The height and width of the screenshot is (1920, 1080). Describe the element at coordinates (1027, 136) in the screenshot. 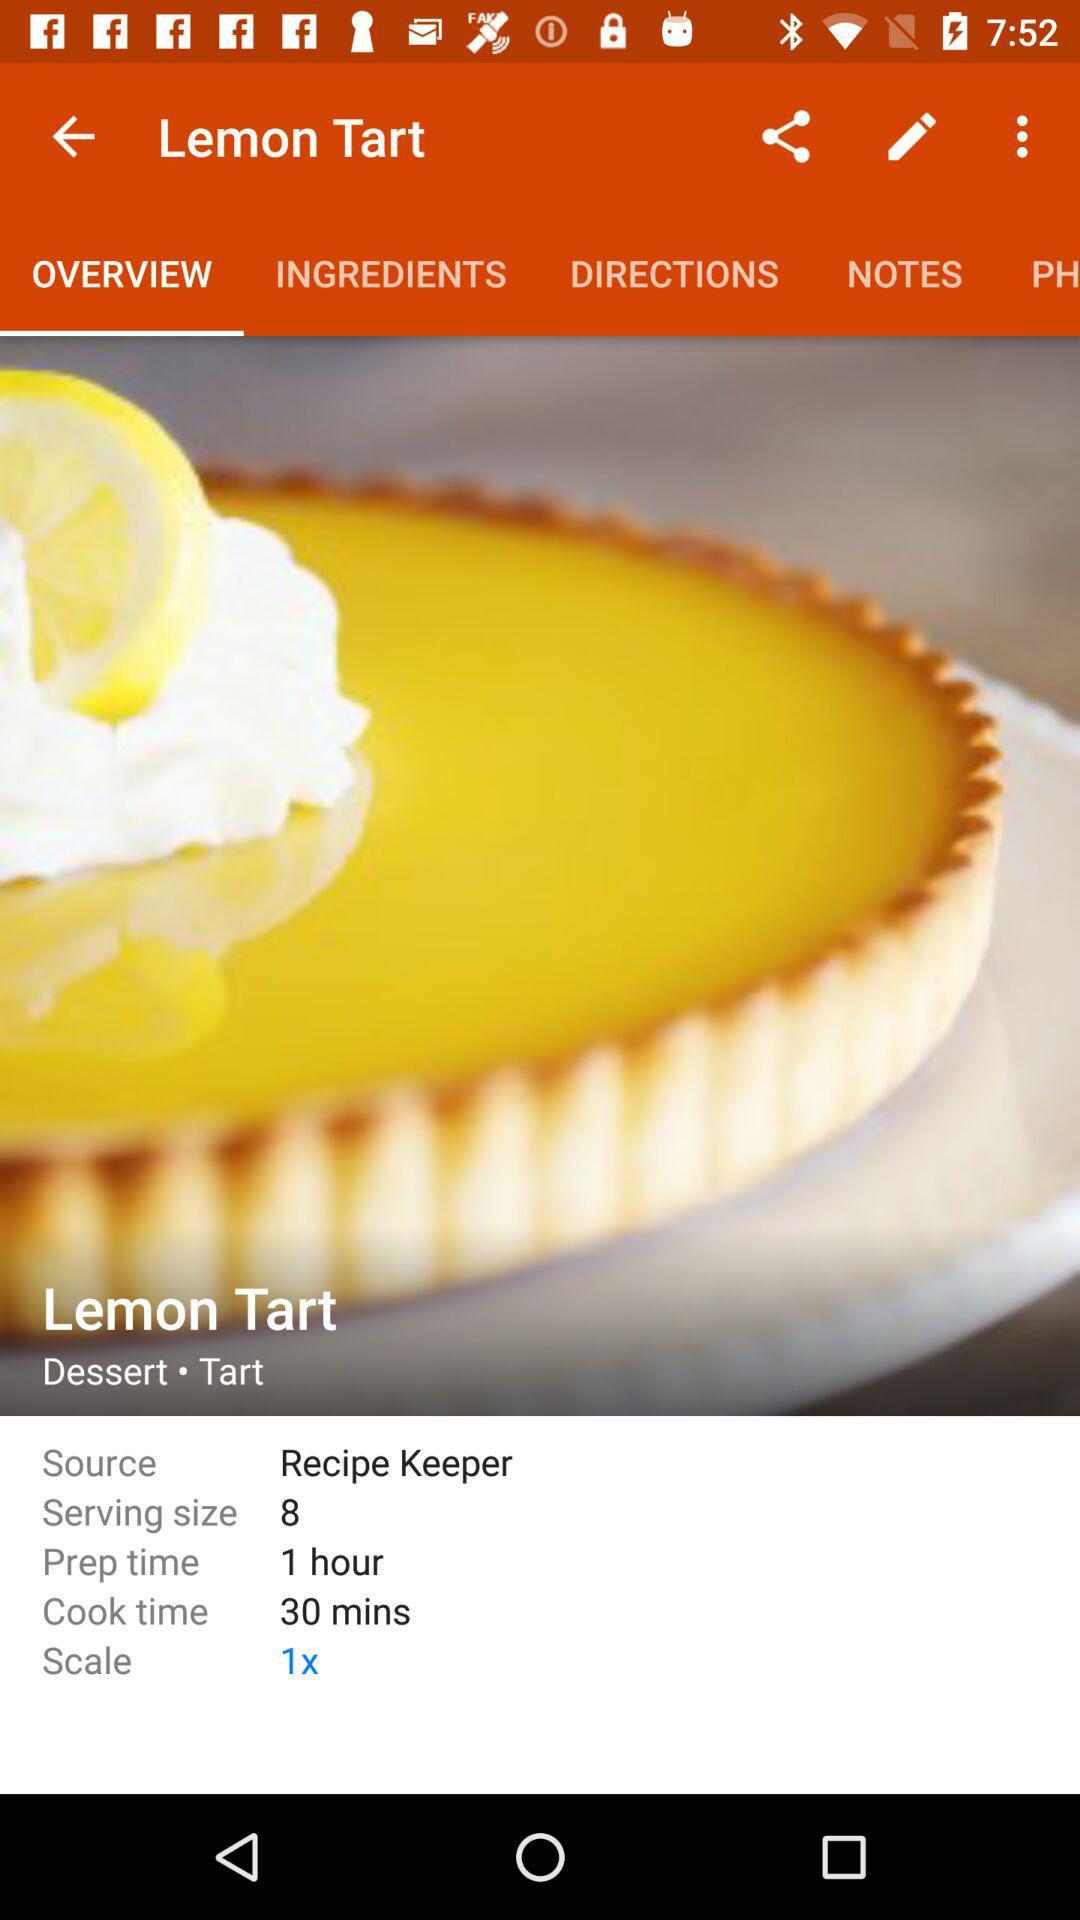

I see `the options button which is just below the time` at that location.